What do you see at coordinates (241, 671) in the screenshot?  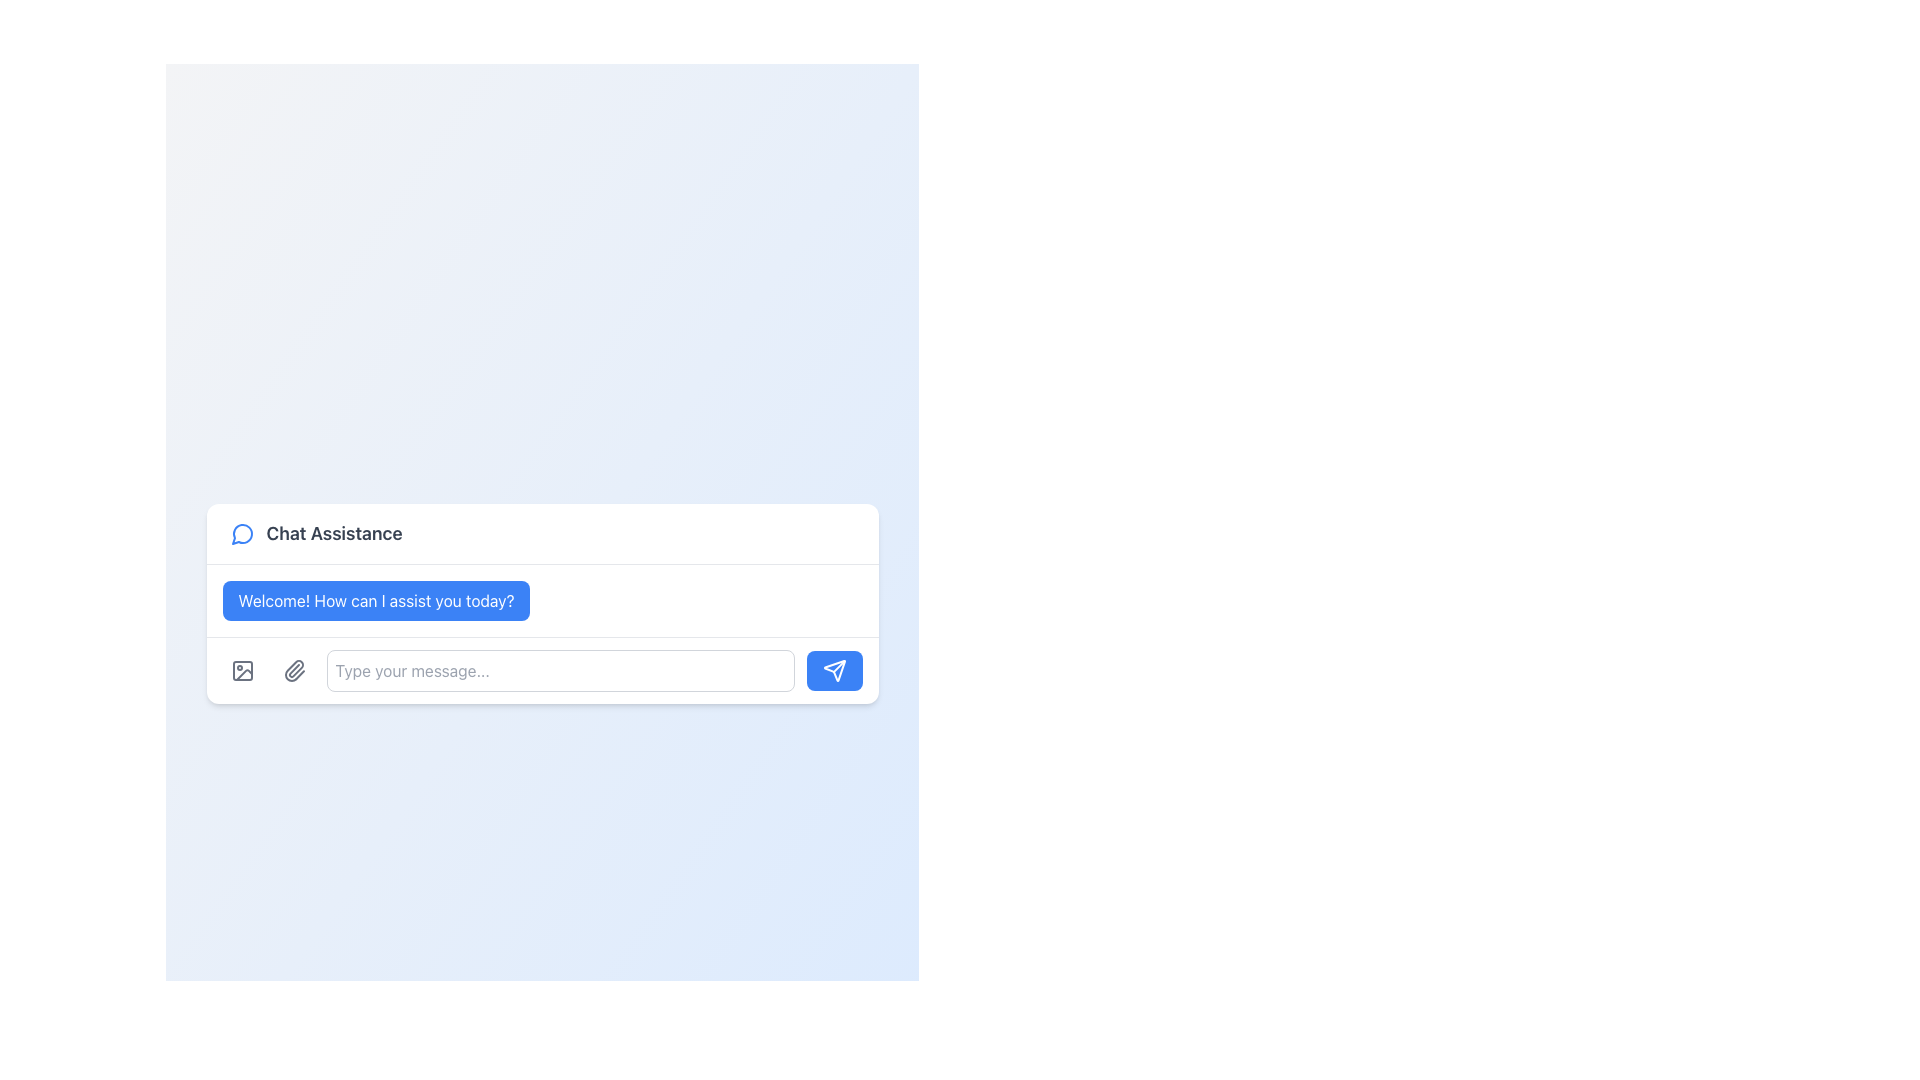 I see `the small rectangular button with rounded corners and a gray background that contains a photo icon` at bounding box center [241, 671].